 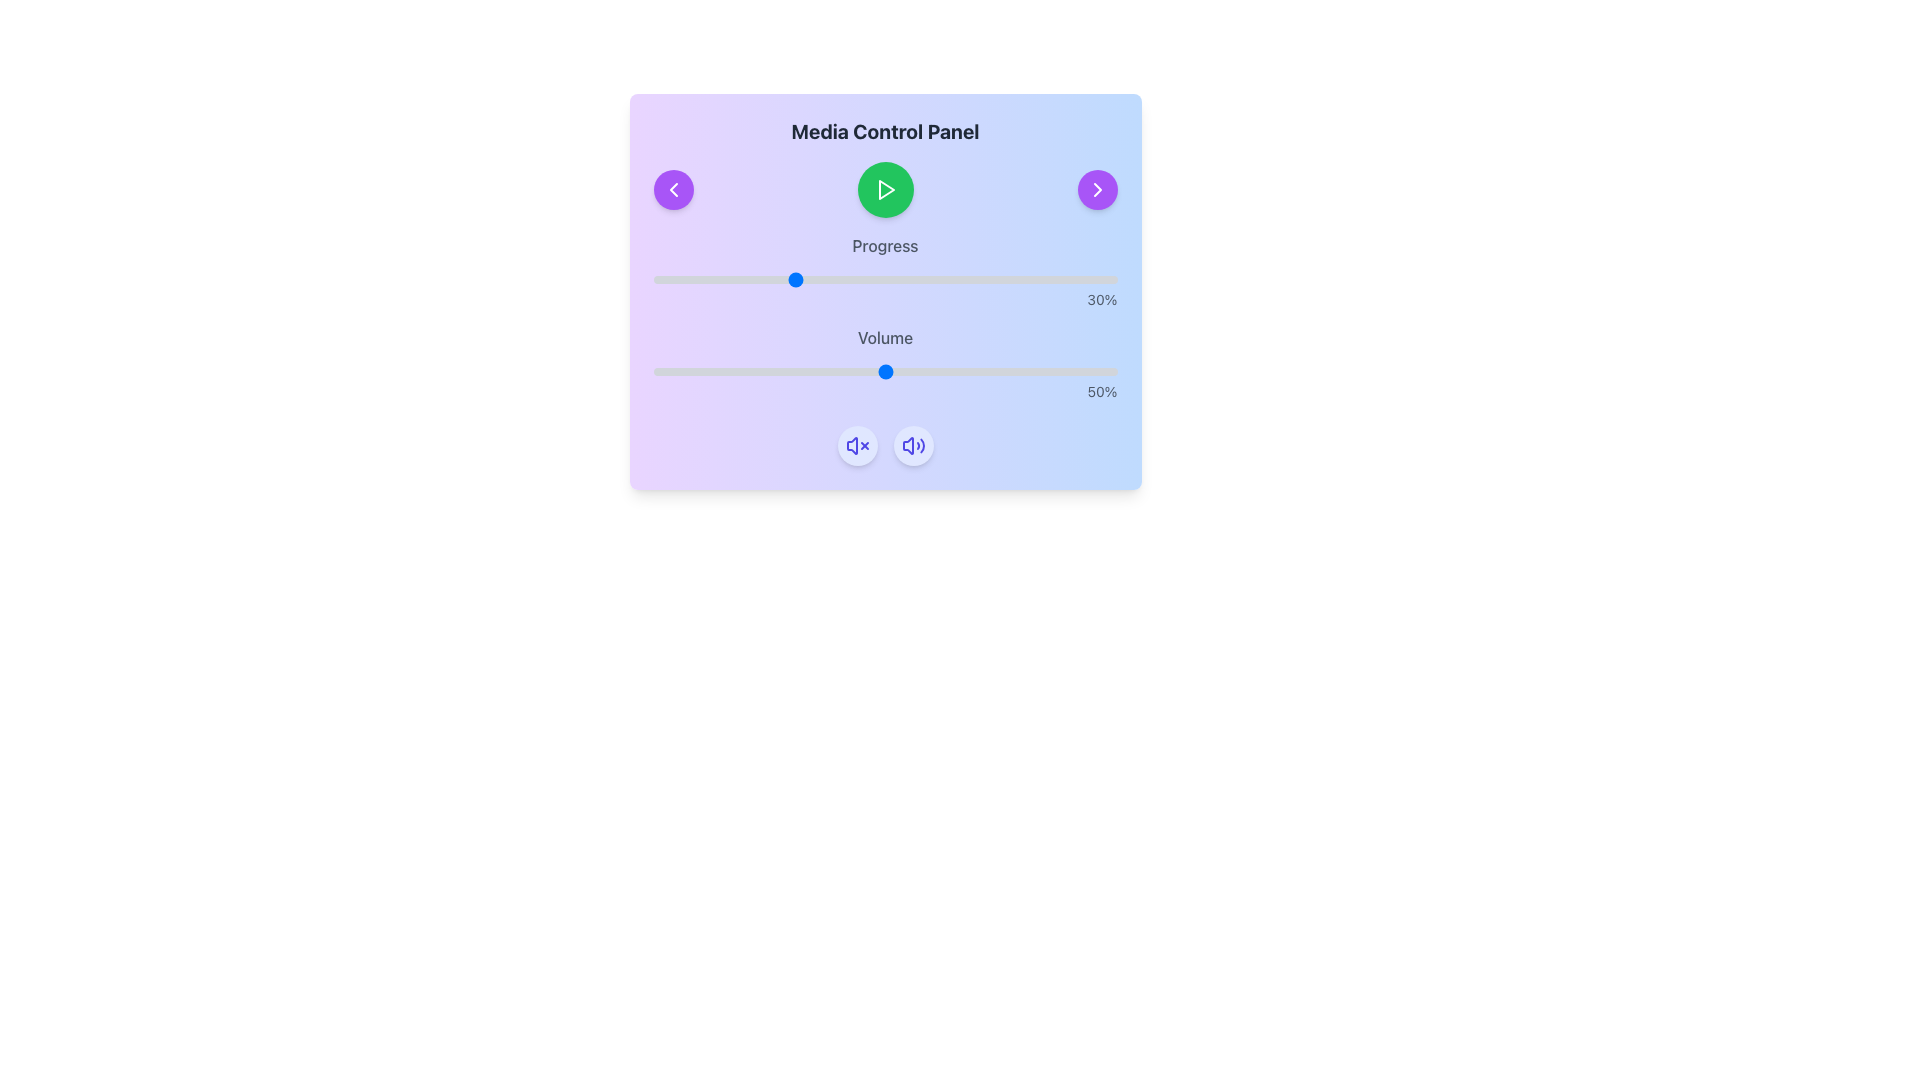 What do you see at coordinates (912, 445) in the screenshot?
I see `the volume control button located at the bottom-left corner of the media control panel` at bounding box center [912, 445].